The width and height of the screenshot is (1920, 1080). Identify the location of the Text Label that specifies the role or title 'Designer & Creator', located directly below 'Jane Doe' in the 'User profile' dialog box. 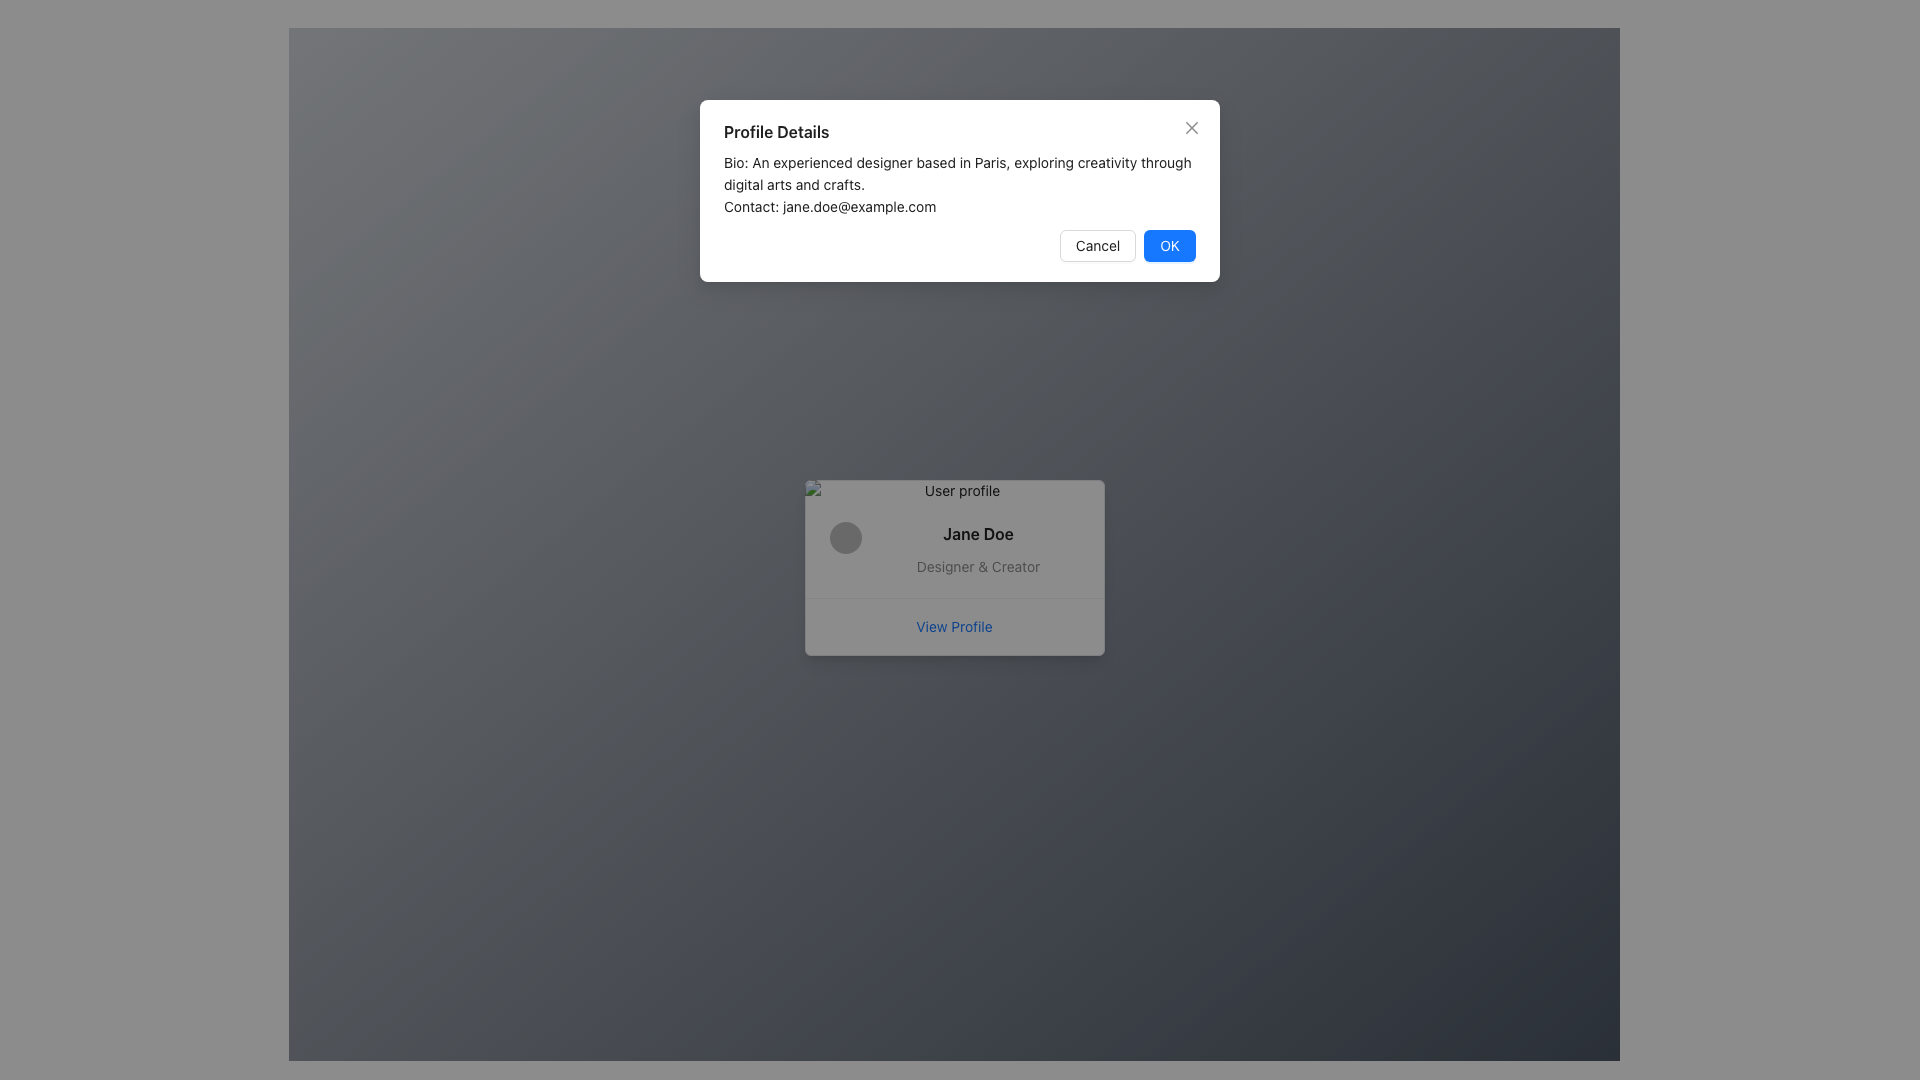
(978, 566).